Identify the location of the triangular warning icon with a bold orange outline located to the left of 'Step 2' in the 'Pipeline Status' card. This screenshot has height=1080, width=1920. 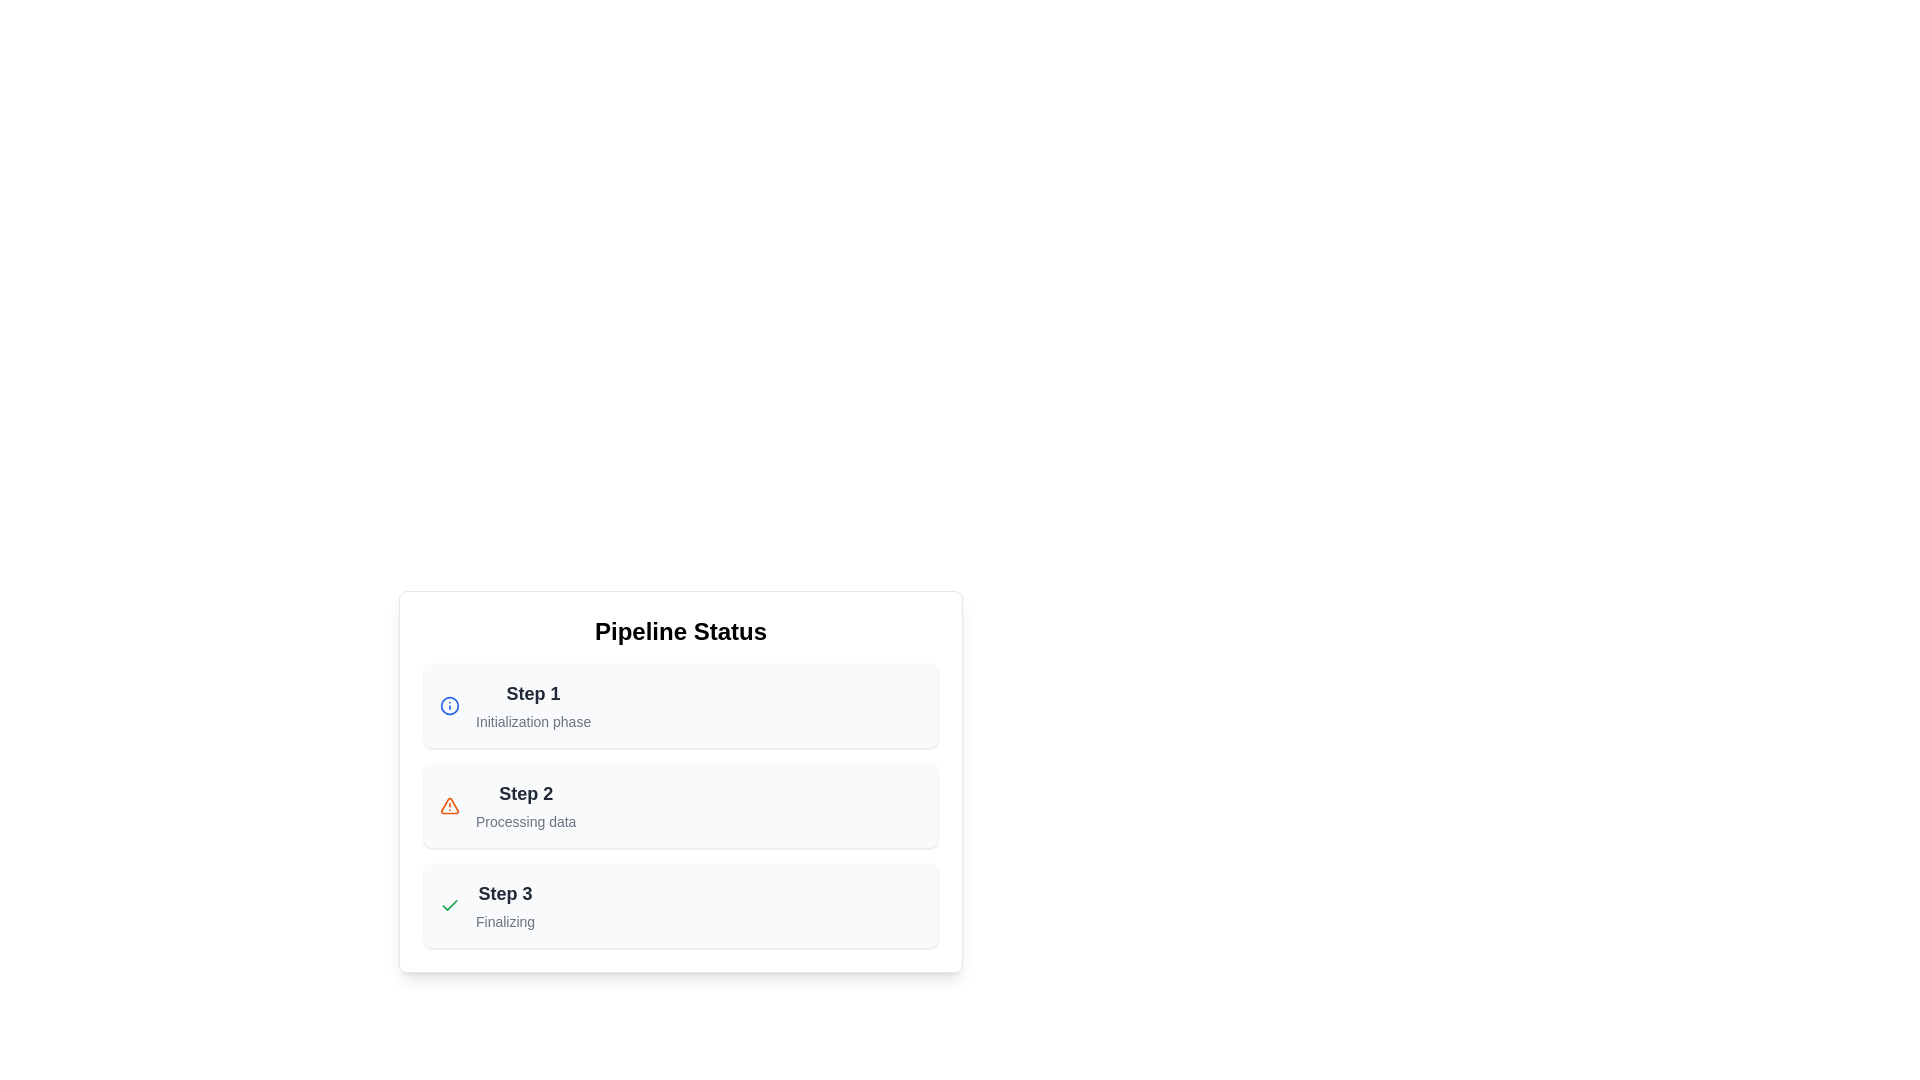
(449, 805).